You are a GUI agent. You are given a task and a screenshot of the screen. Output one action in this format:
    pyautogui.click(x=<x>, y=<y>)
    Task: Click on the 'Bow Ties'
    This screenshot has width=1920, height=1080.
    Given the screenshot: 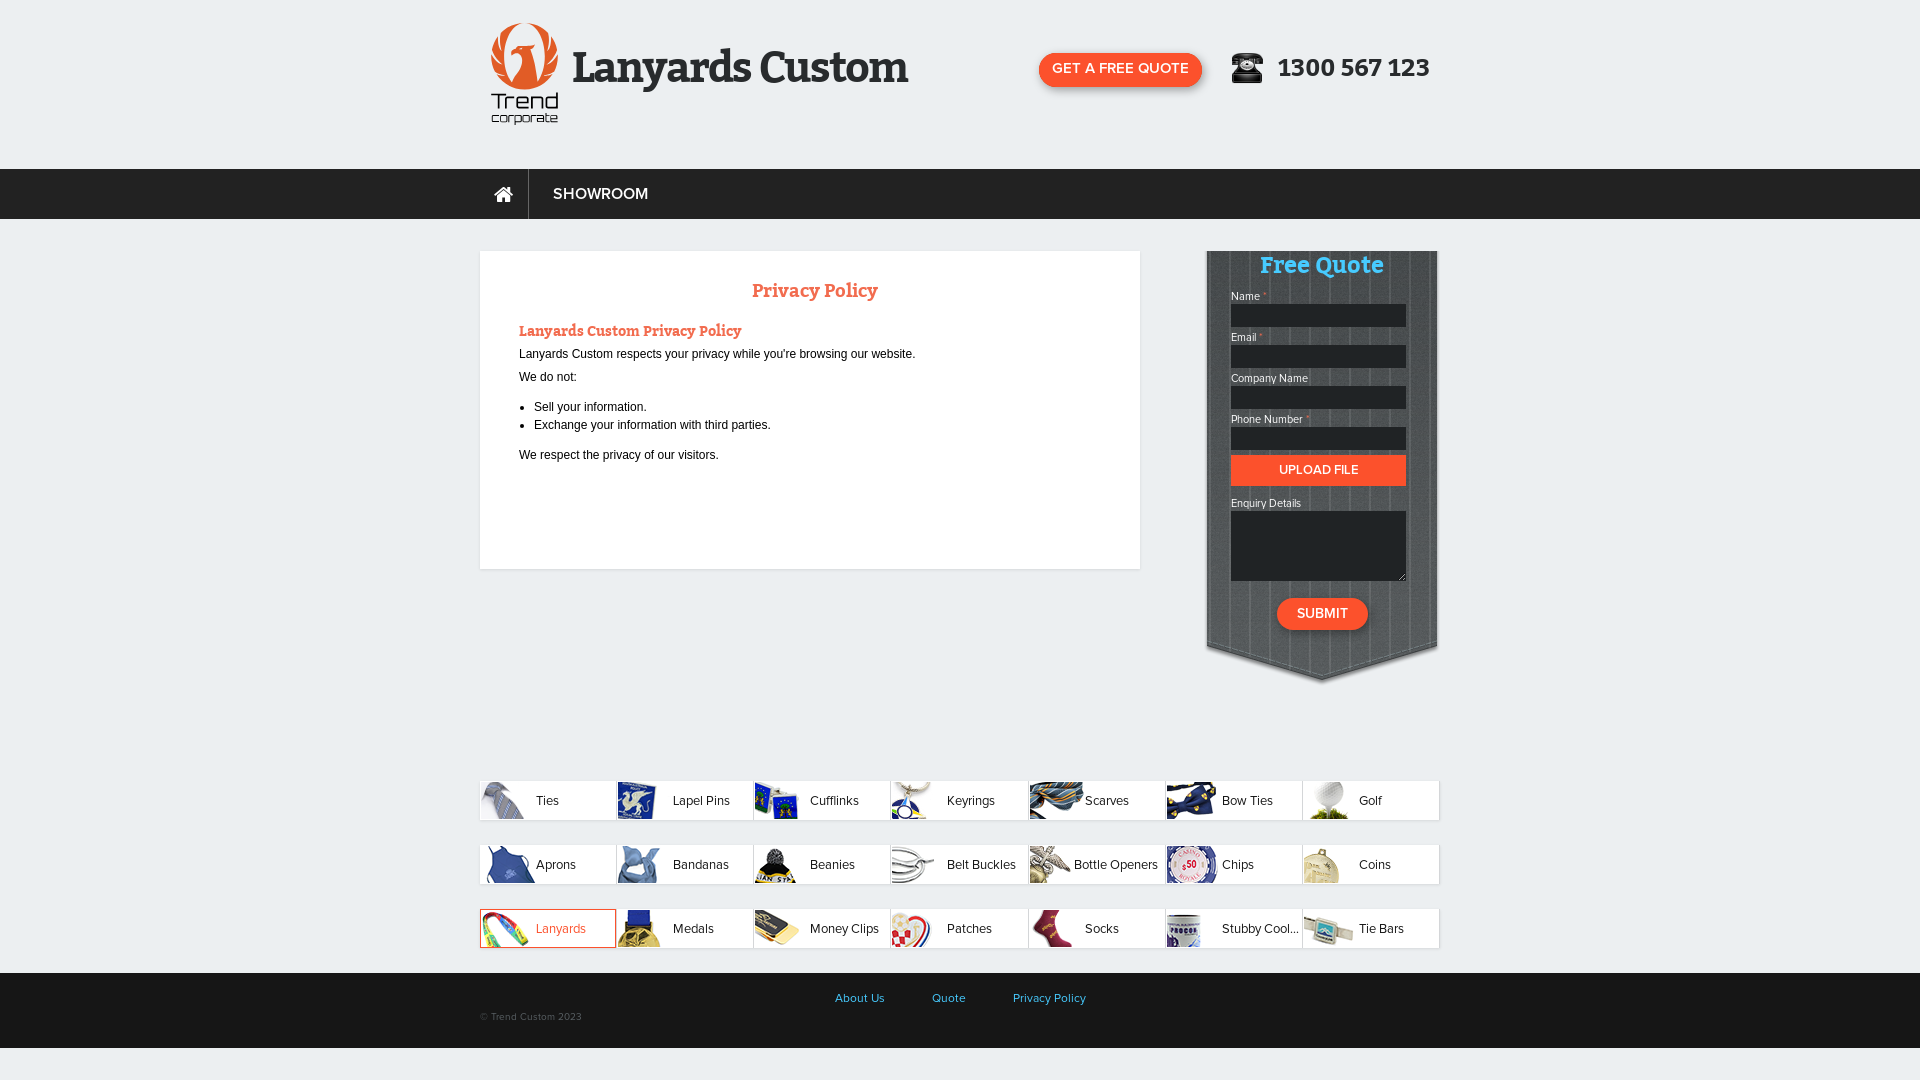 What is the action you would take?
    pyautogui.click(x=1166, y=799)
    